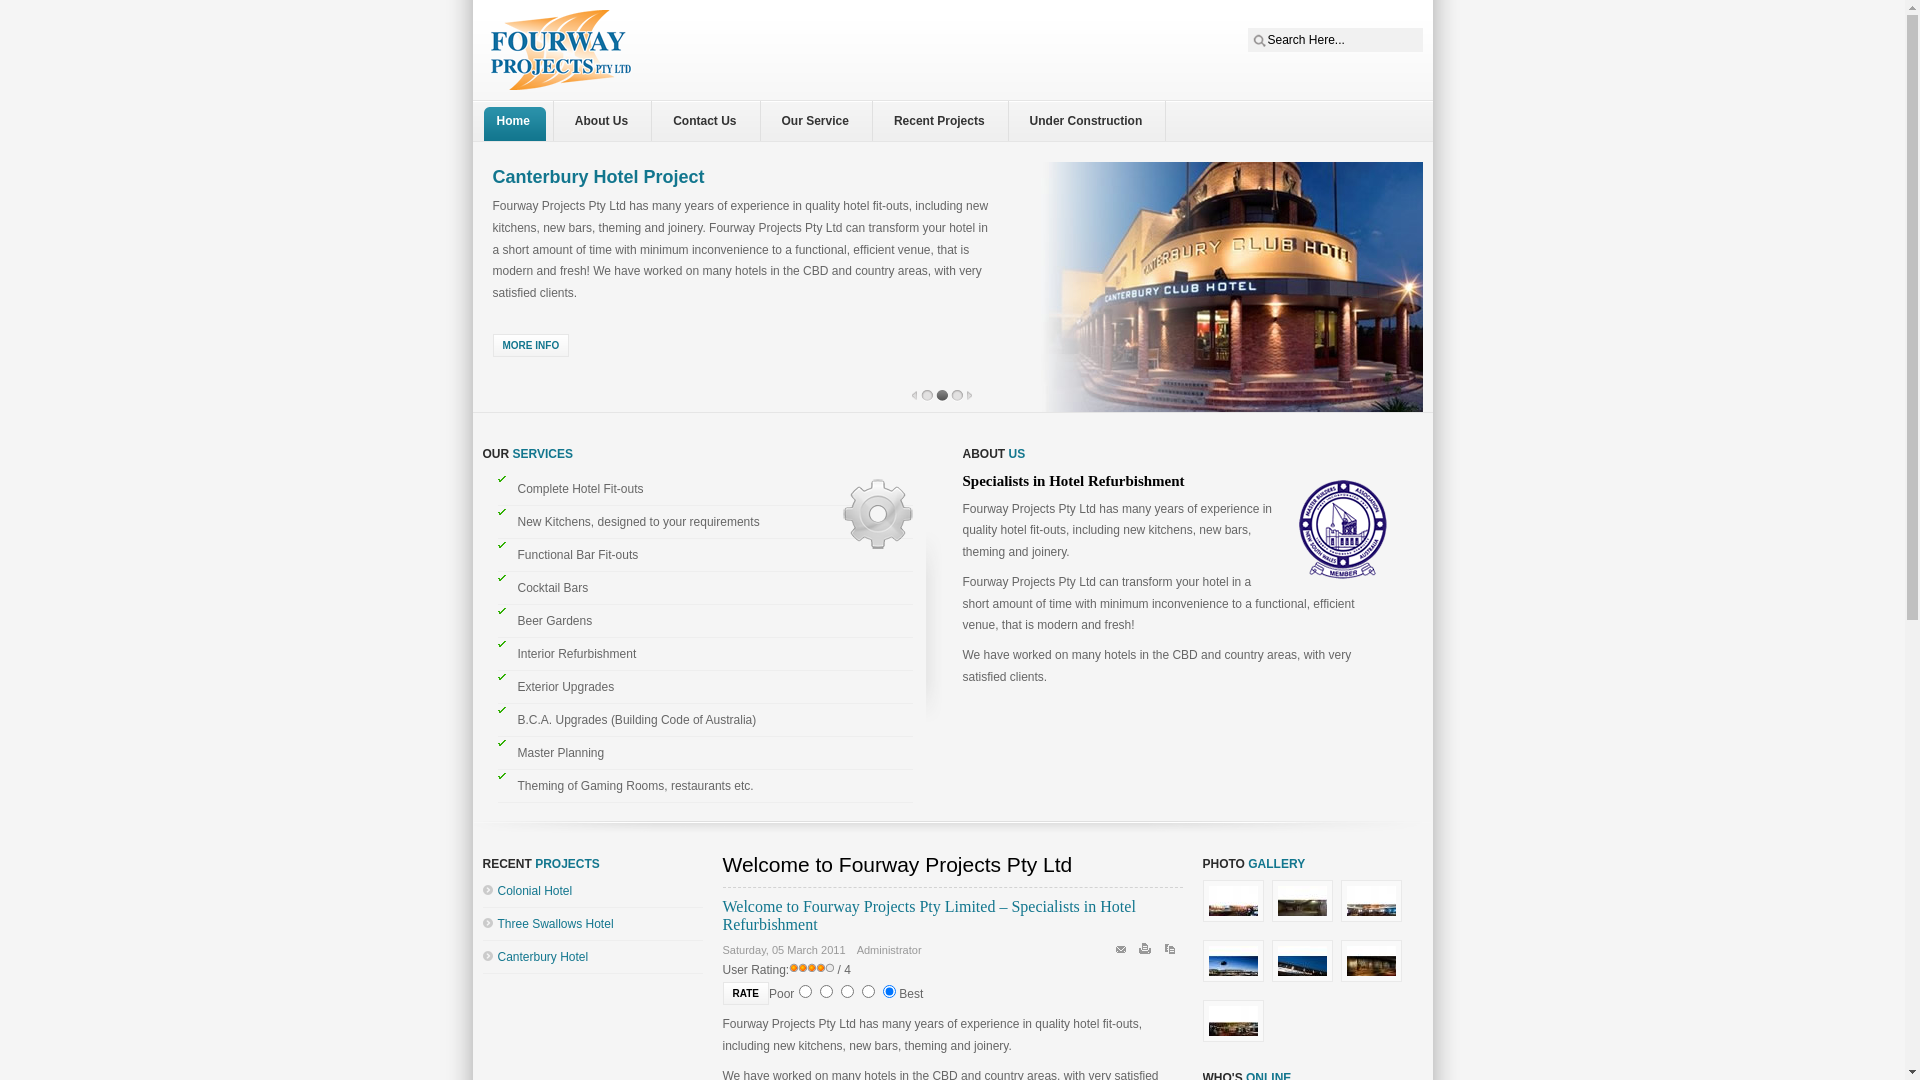  I want to click on 'Photo Gallery', so click(1372, 982).